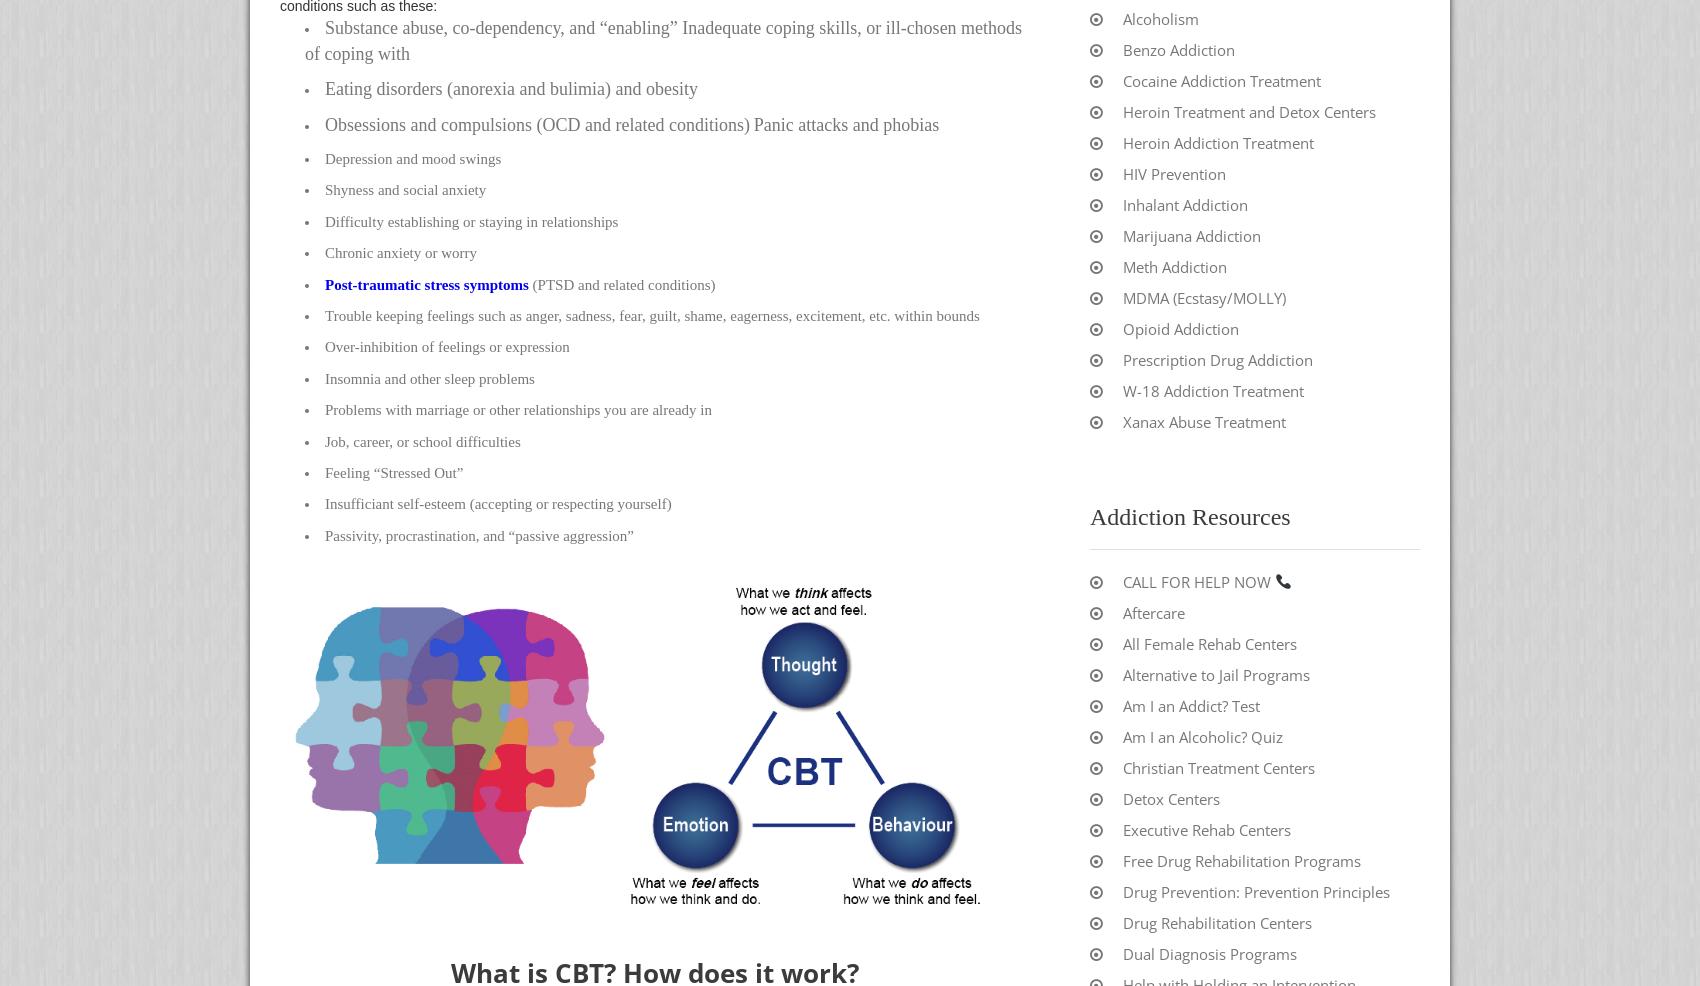 The height and width of the screenshot is (986, 1700). I want to click on 'Am I an Alcoholic? Quiz', so click(1201, 735).